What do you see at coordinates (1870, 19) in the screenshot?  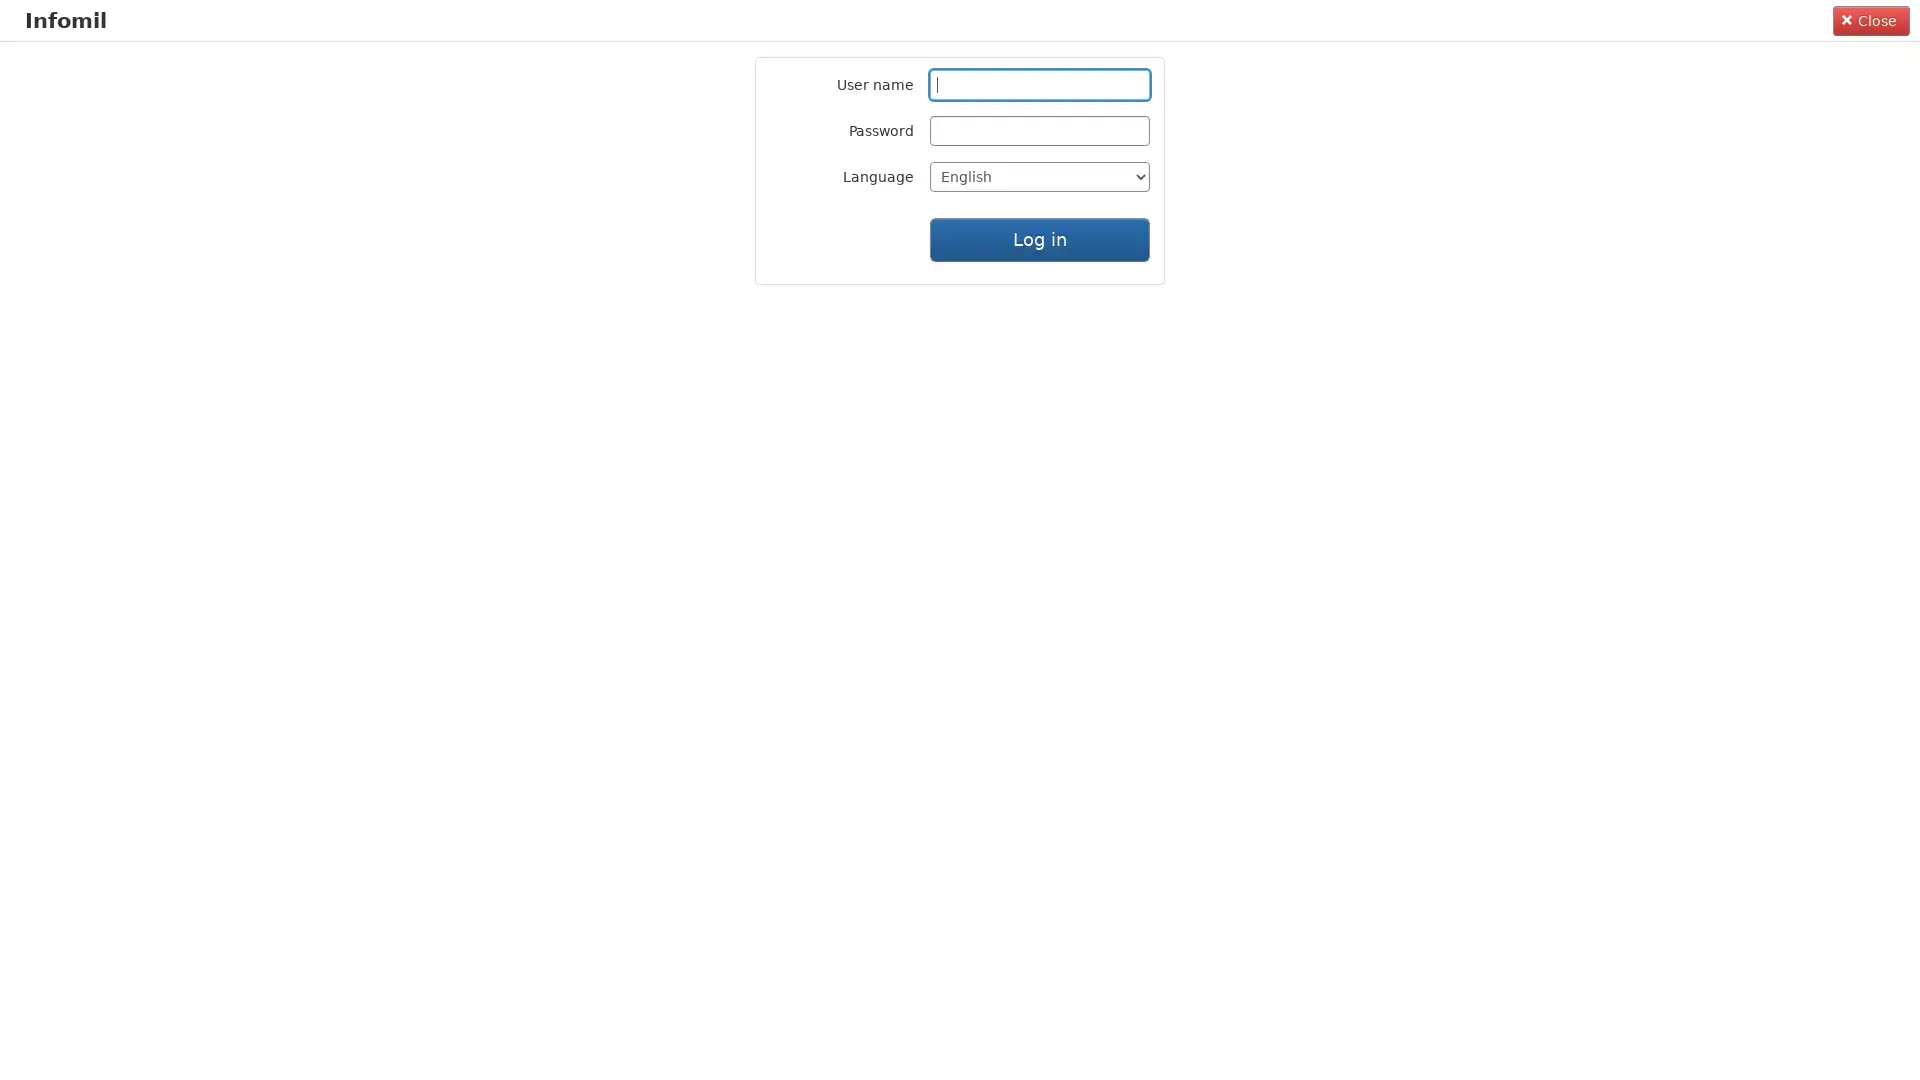 I see `Close` at bounding box center [1870, 19].